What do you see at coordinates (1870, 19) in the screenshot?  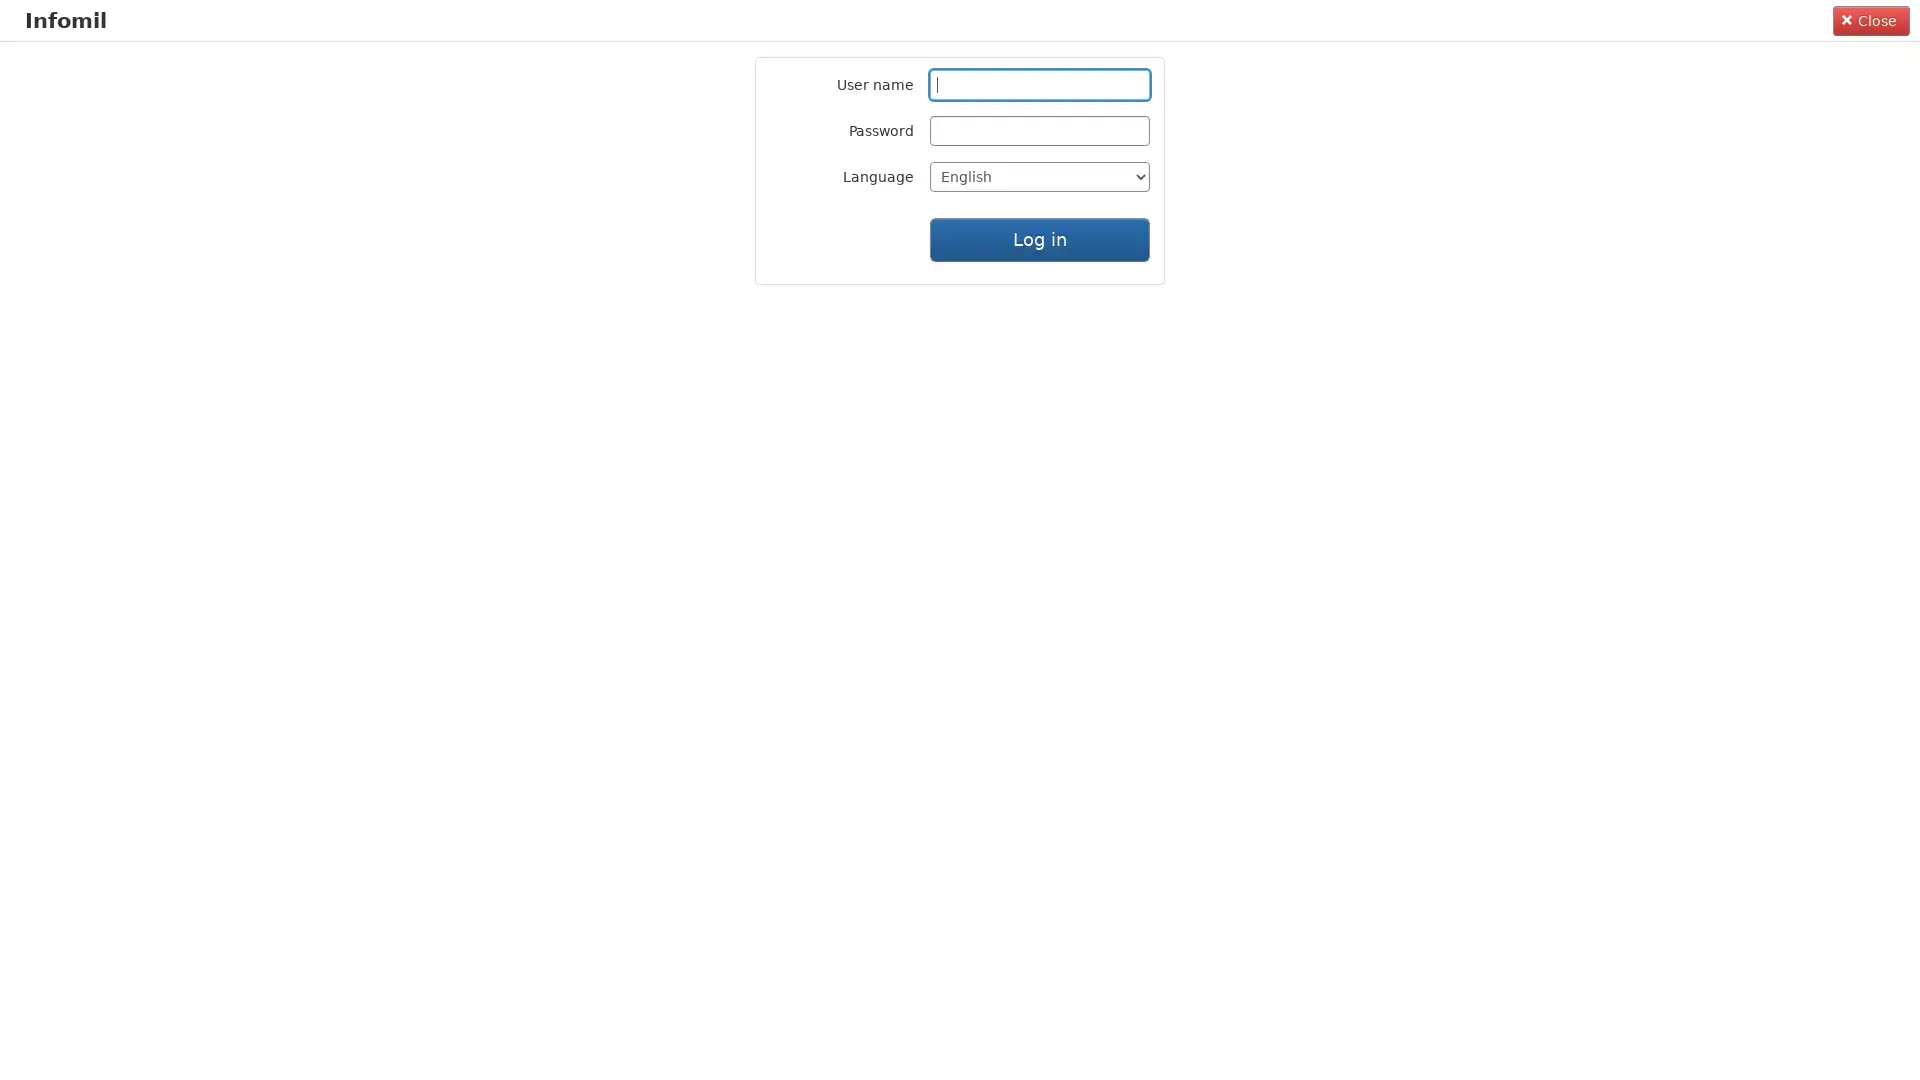 I see `Close` at bounding box center [1870, 19].